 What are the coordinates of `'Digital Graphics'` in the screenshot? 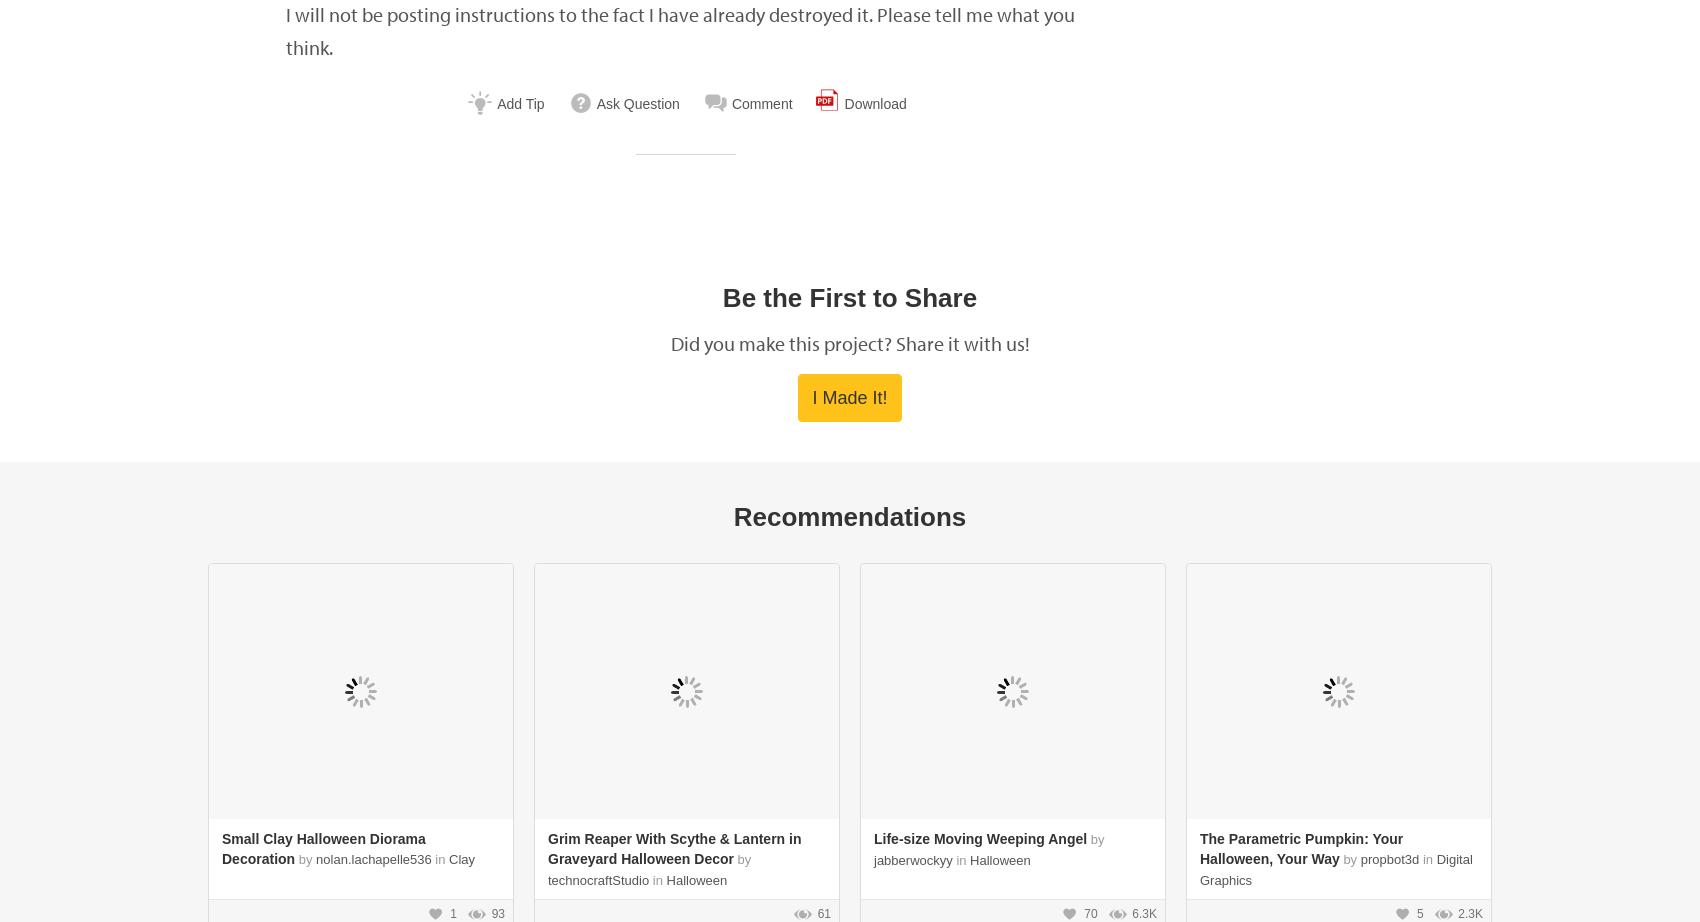 It's located at (1199, 868).